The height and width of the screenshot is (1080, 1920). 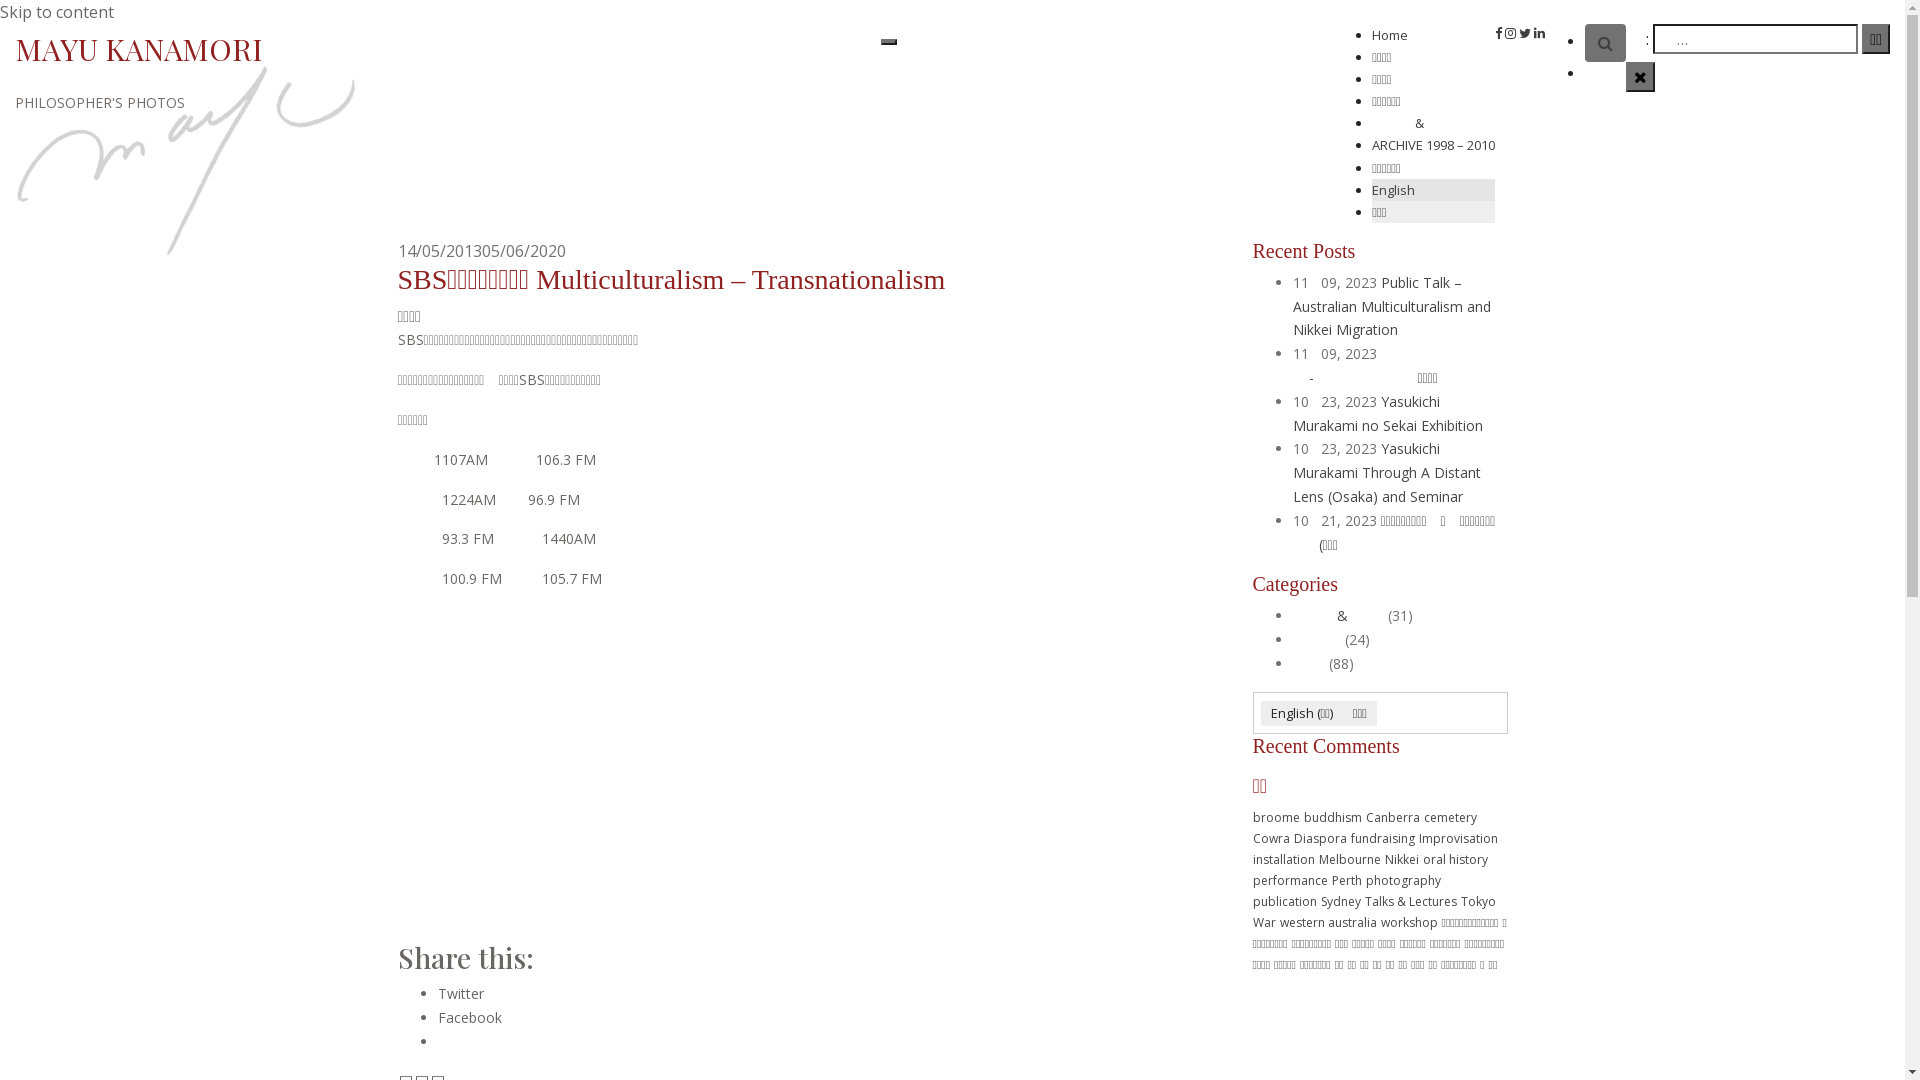 I want to click on 'Home', so click(x=1389, y=34).